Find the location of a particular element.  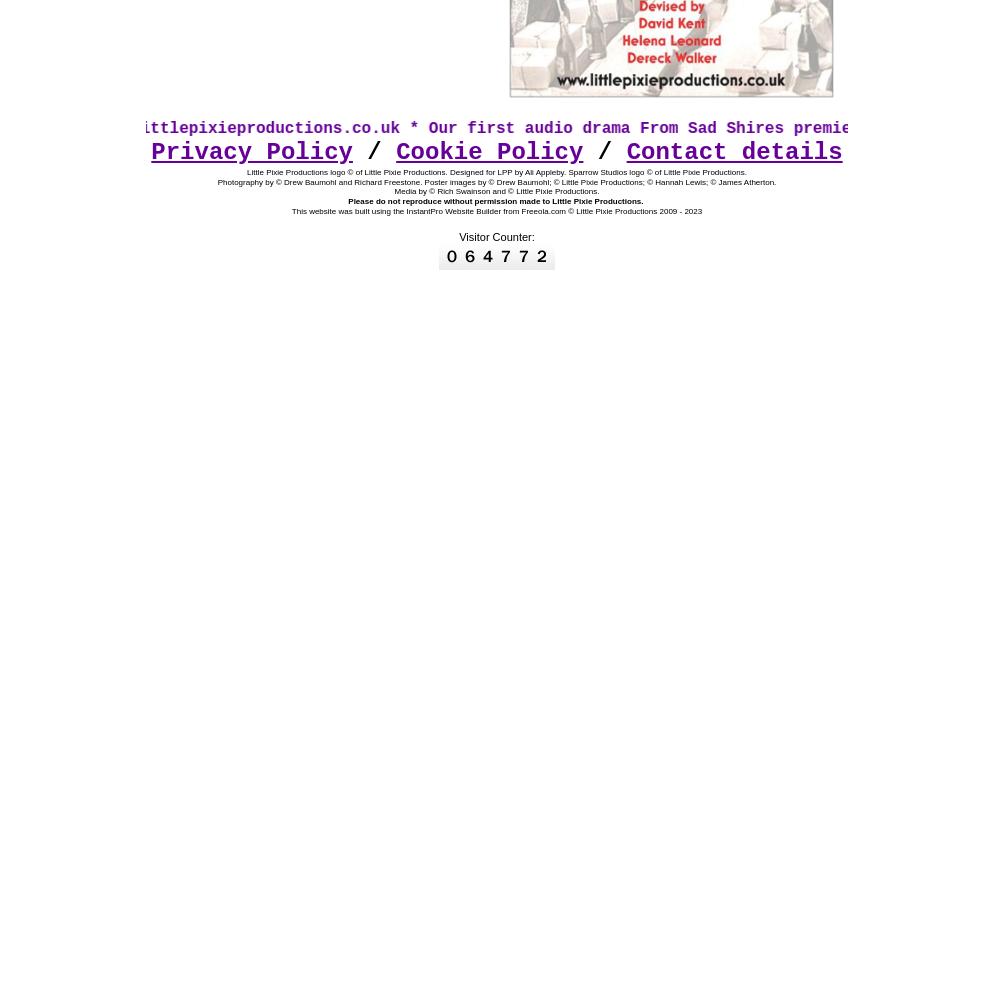

'Photography by © Drew Baumohl and Richard Freestone. Poster images by © Drew Baumohl; © Little Pixie Productions; © Hannah Lewis; © James Atherton.' is located at coordinates (216, 181).